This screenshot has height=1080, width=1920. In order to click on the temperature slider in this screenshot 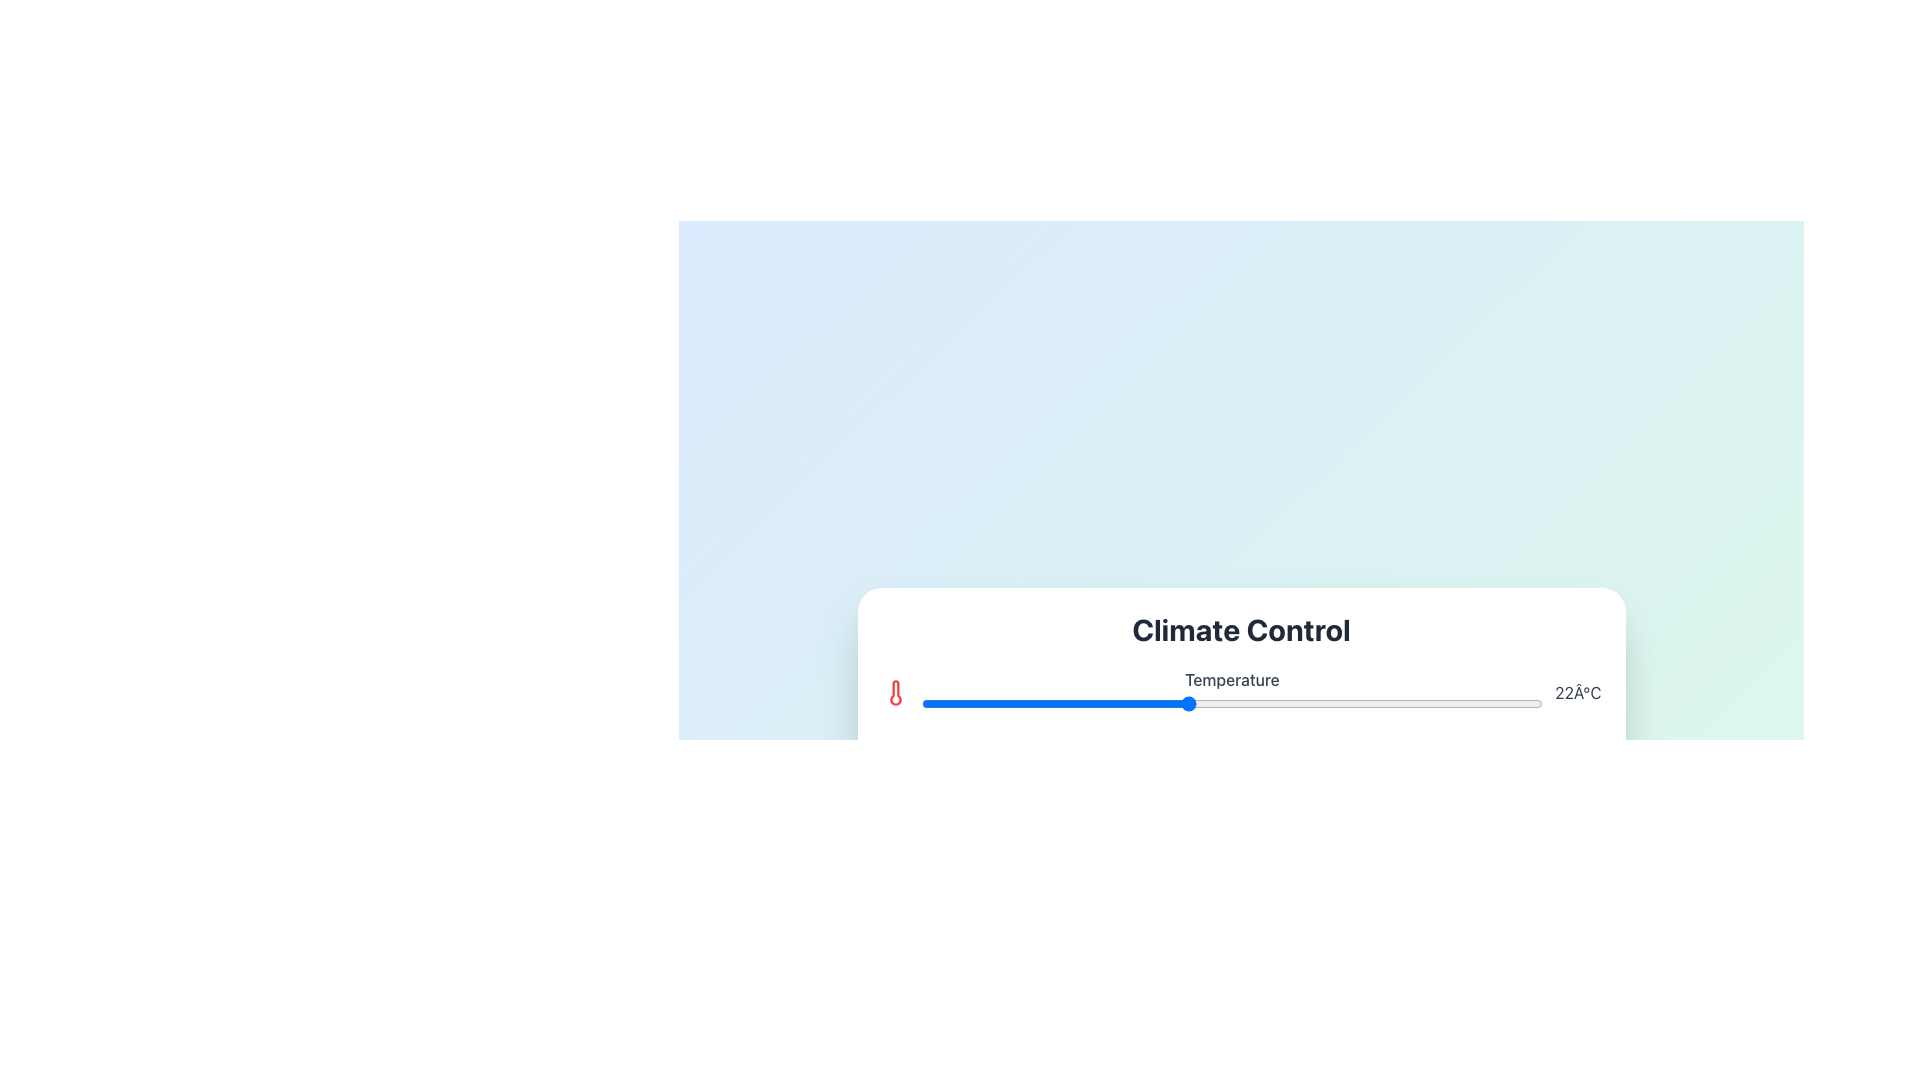, I will do `click(1187, 703)`.